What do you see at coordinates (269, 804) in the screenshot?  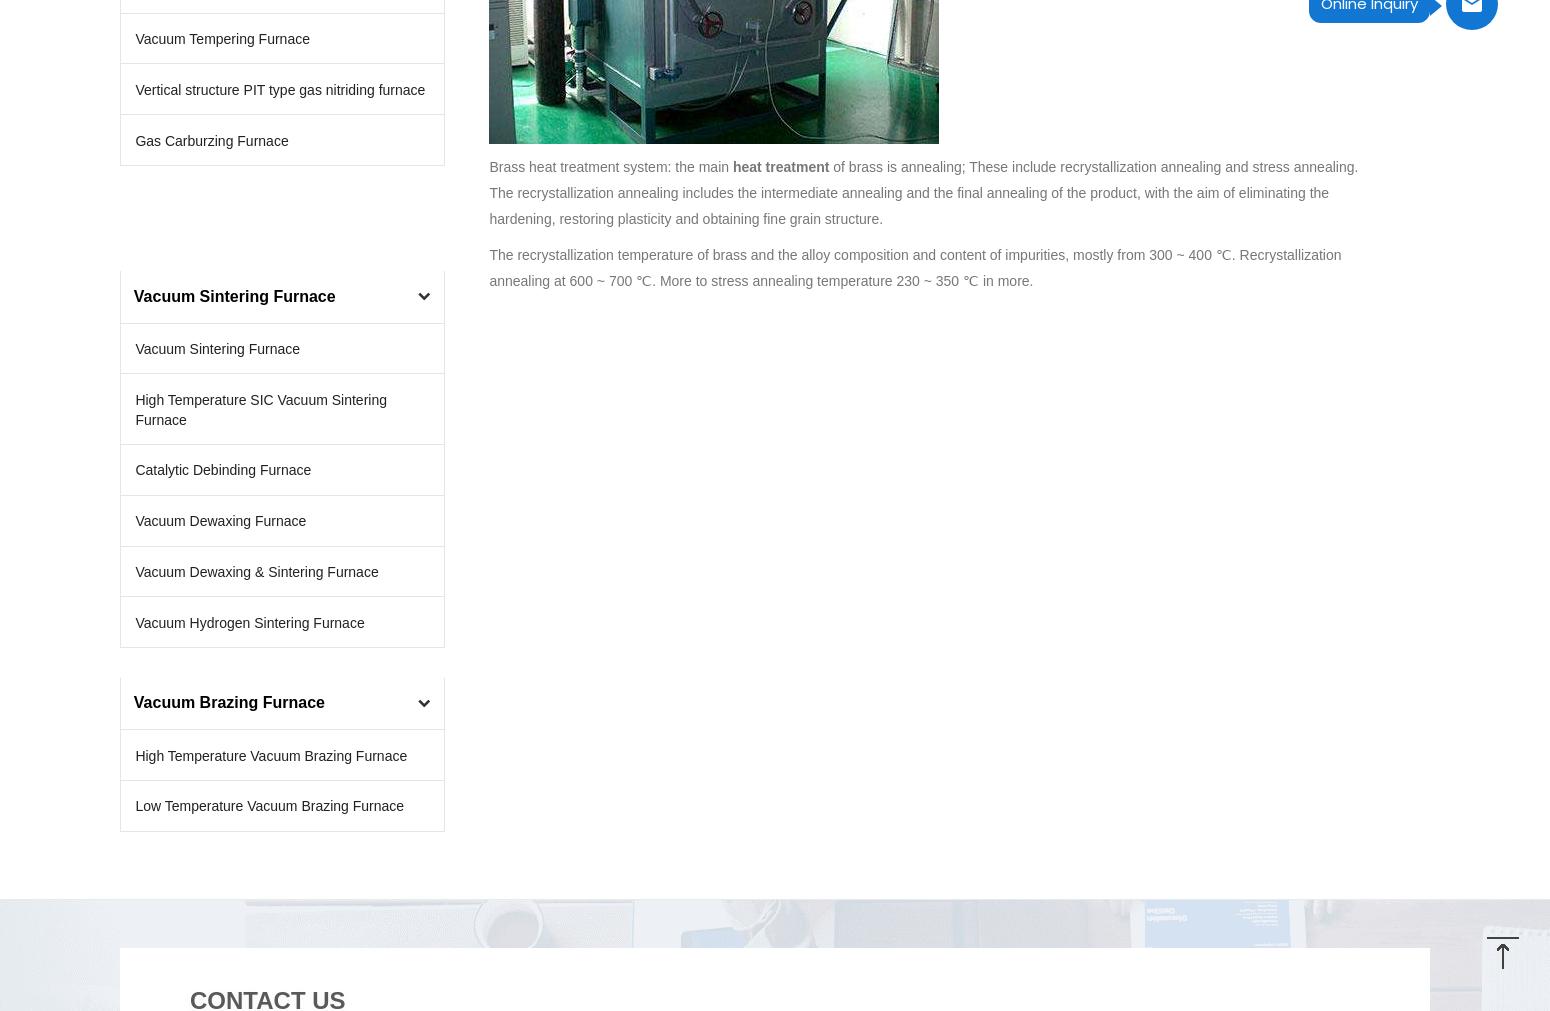 I see `'Low Temperature Vacuum Brazing Furnace'` at bounding box center [269, 804].